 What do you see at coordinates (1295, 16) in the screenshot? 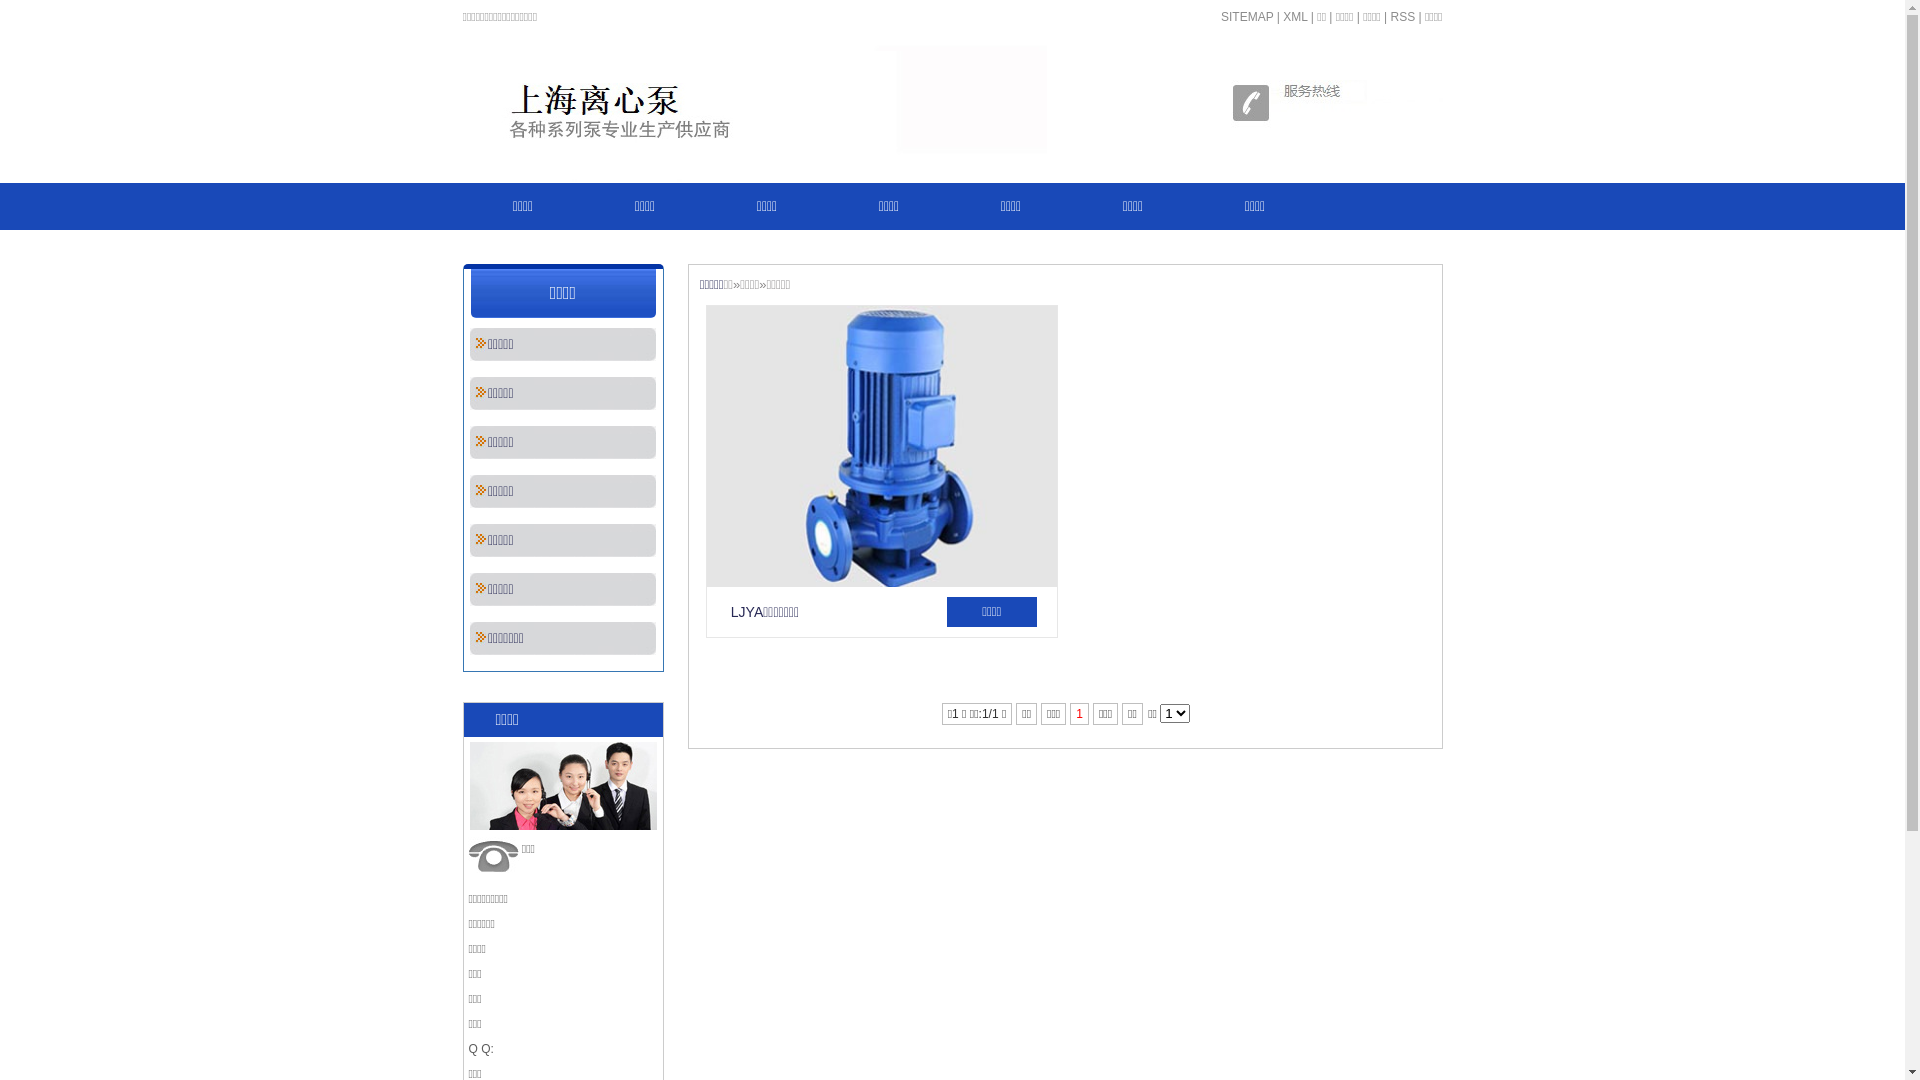
I see `'XML'` at bounding box center [1295, 16].